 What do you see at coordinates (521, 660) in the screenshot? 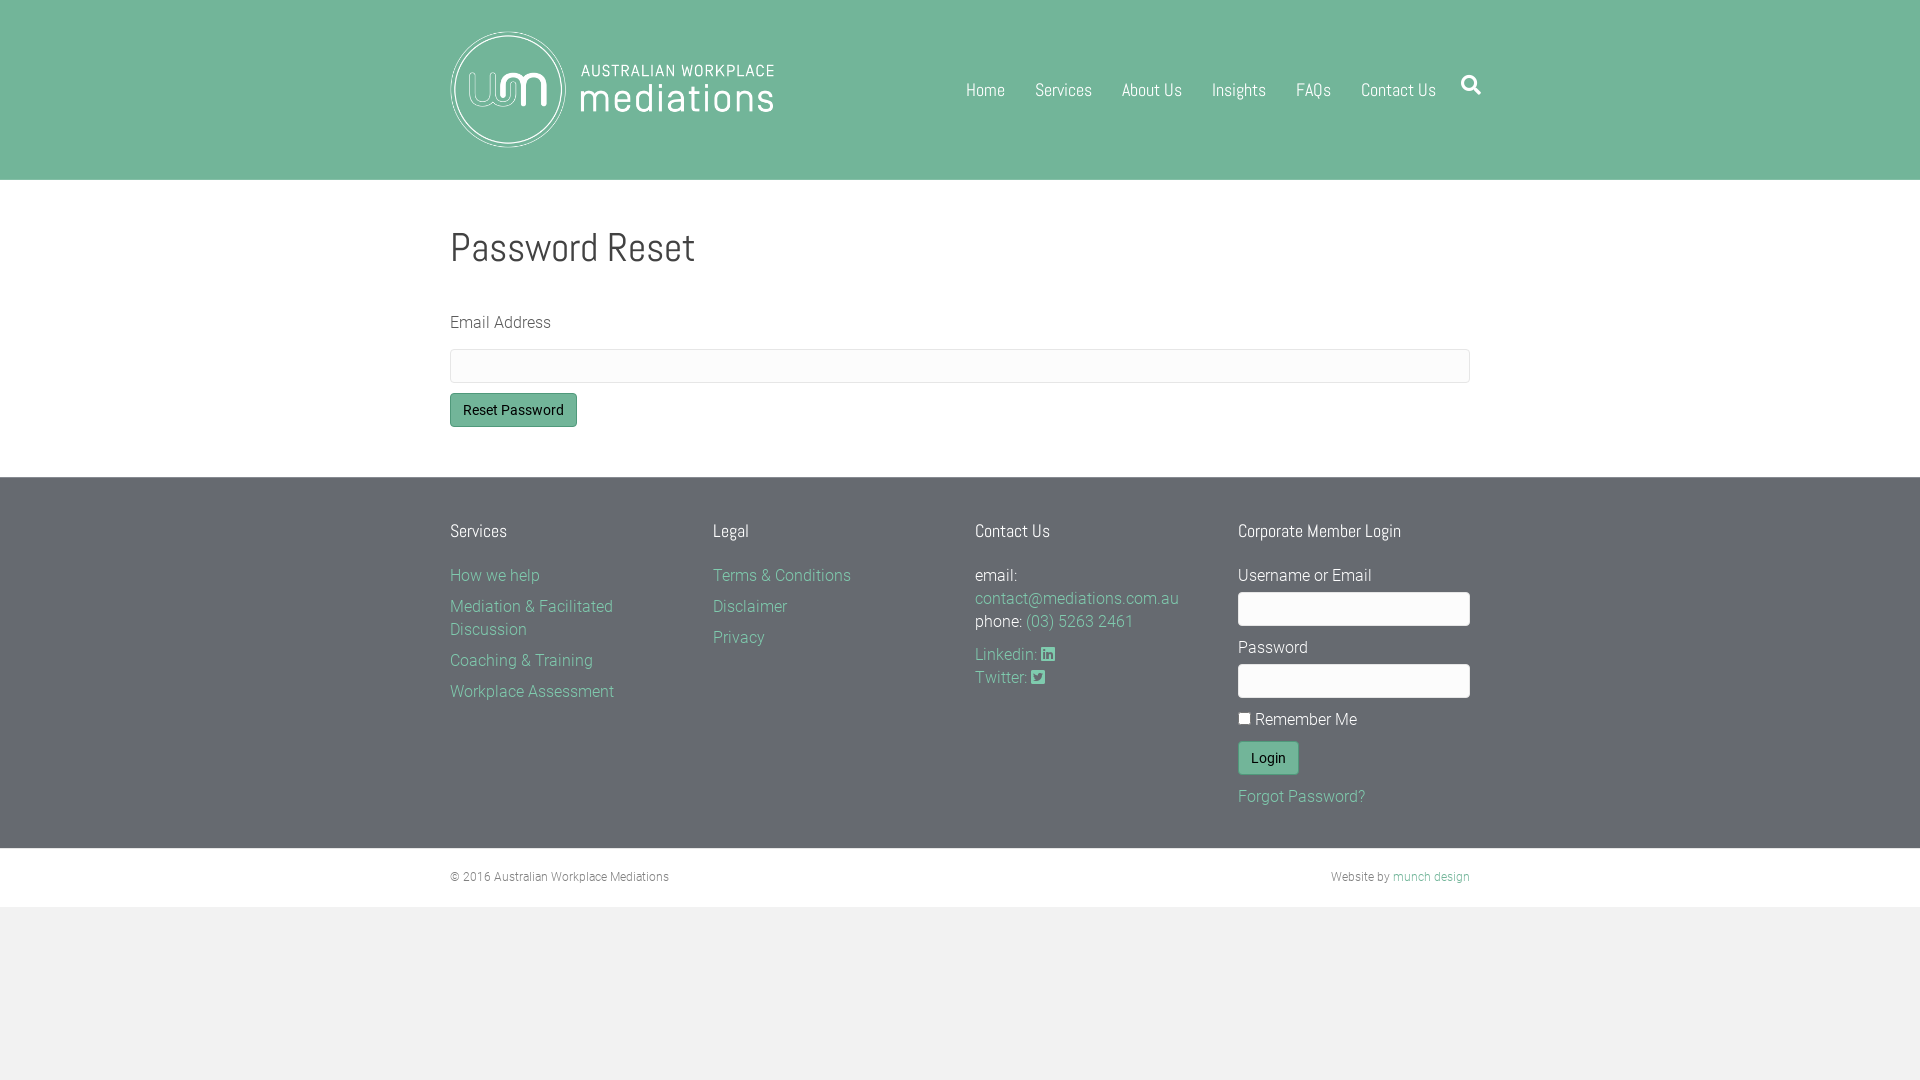
I see `'Coaching & Training'` at bounding box center [521, 660].